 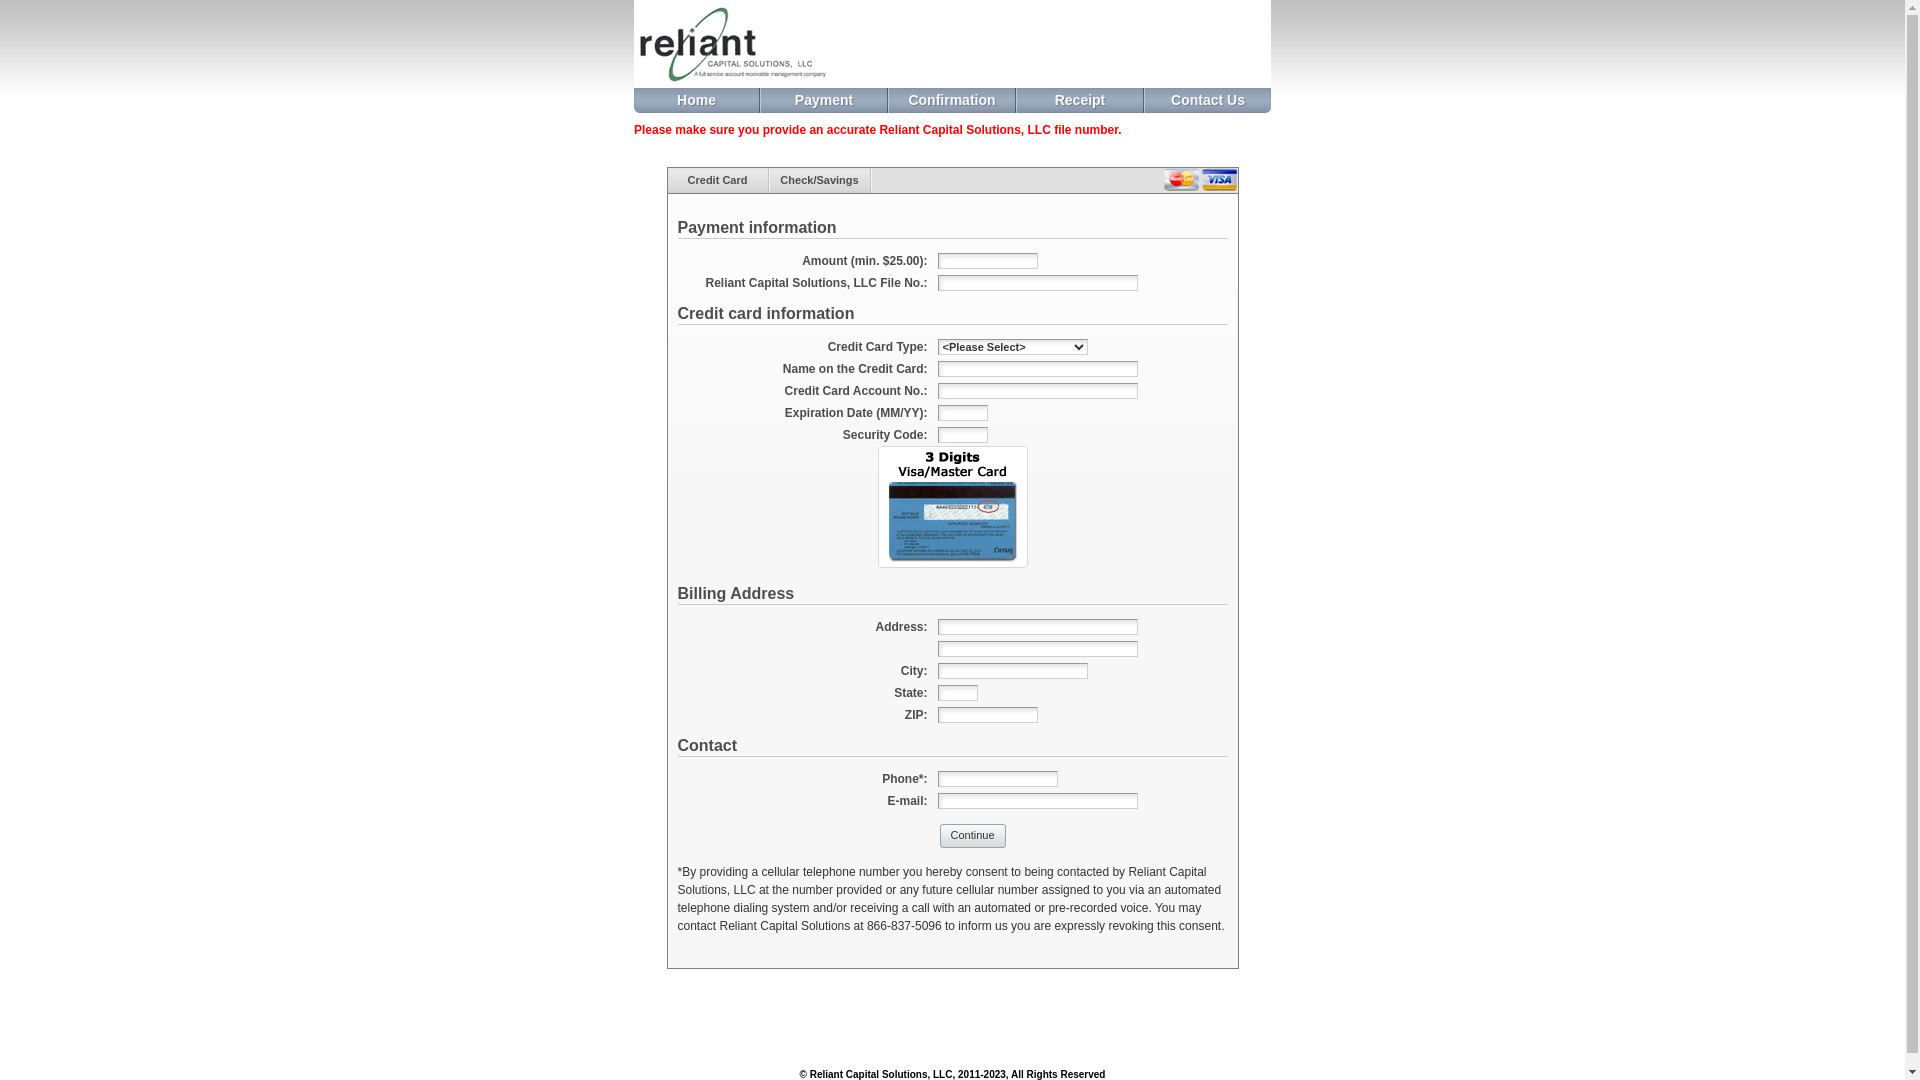 I want to click on 'Check/Savings', so click(x=820, y=180).